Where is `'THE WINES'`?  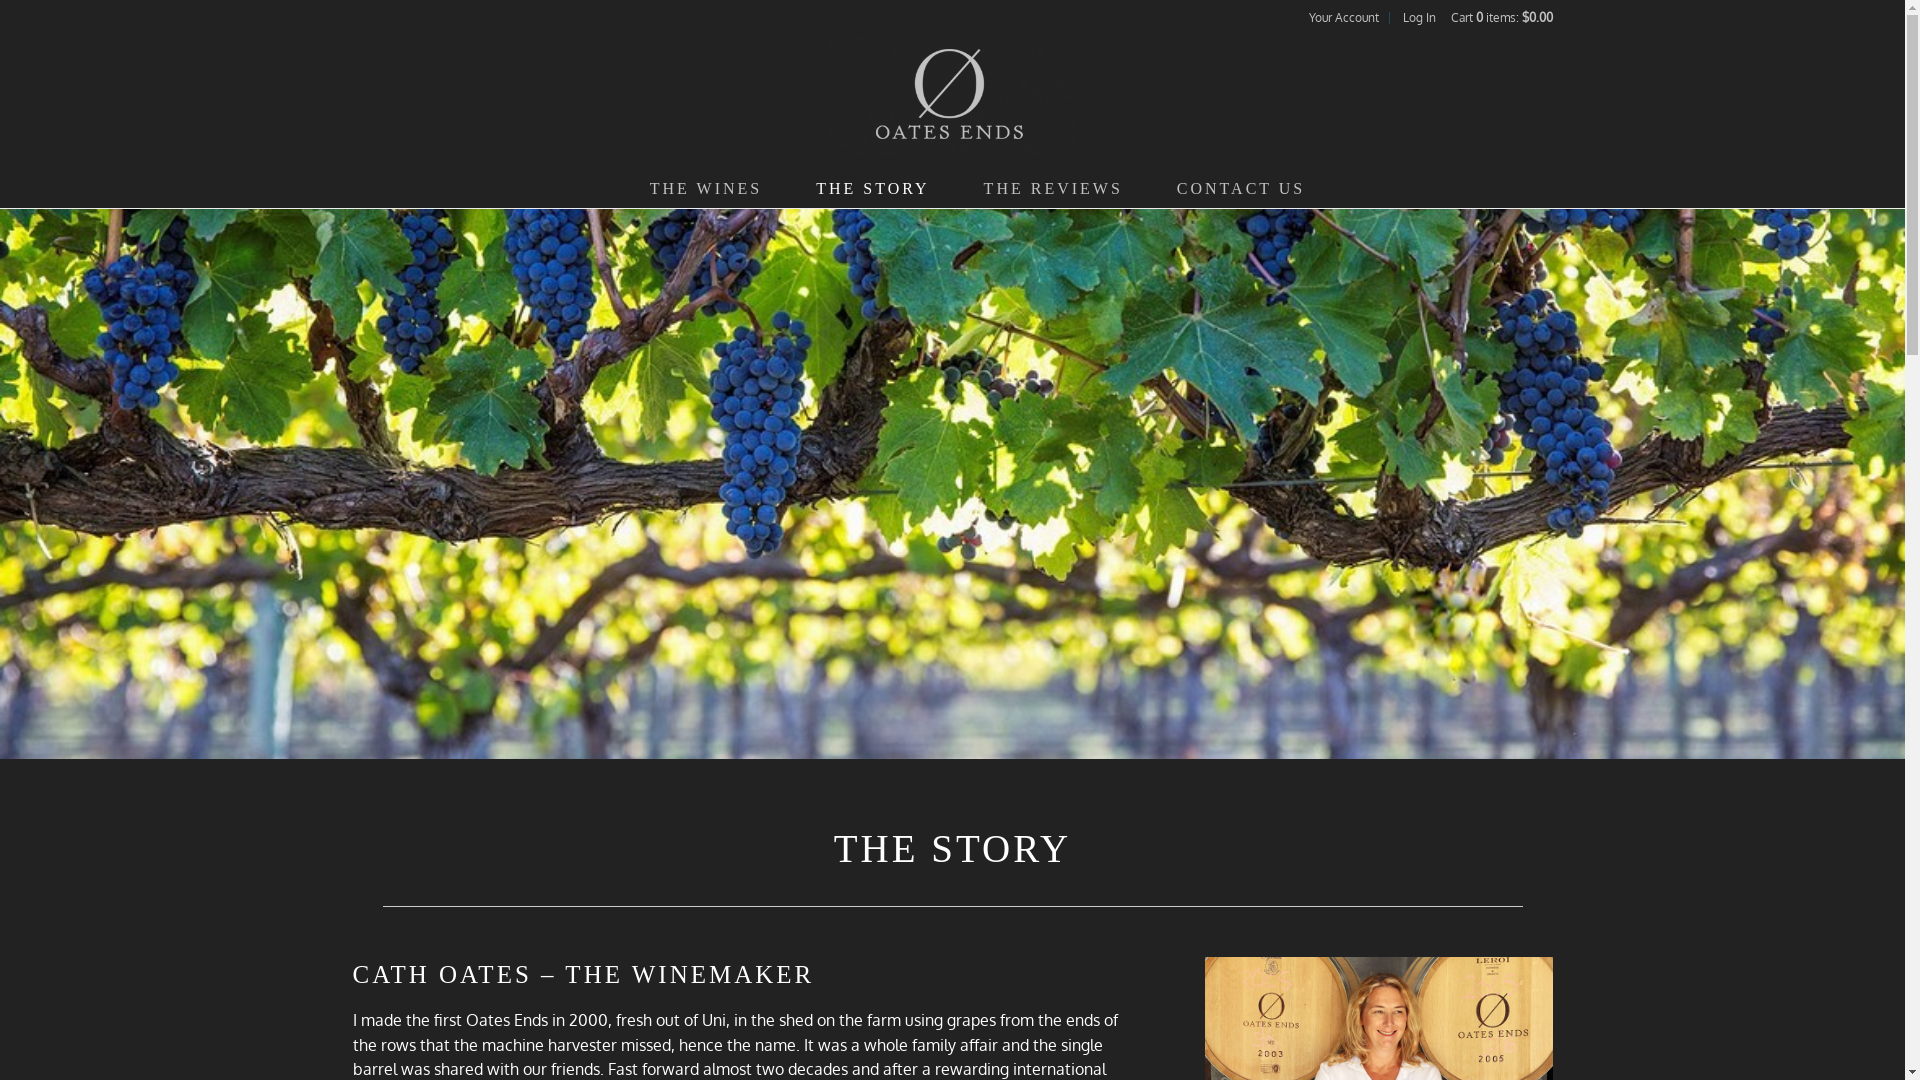
'THE WINES' is located at coordinates (649, 188).